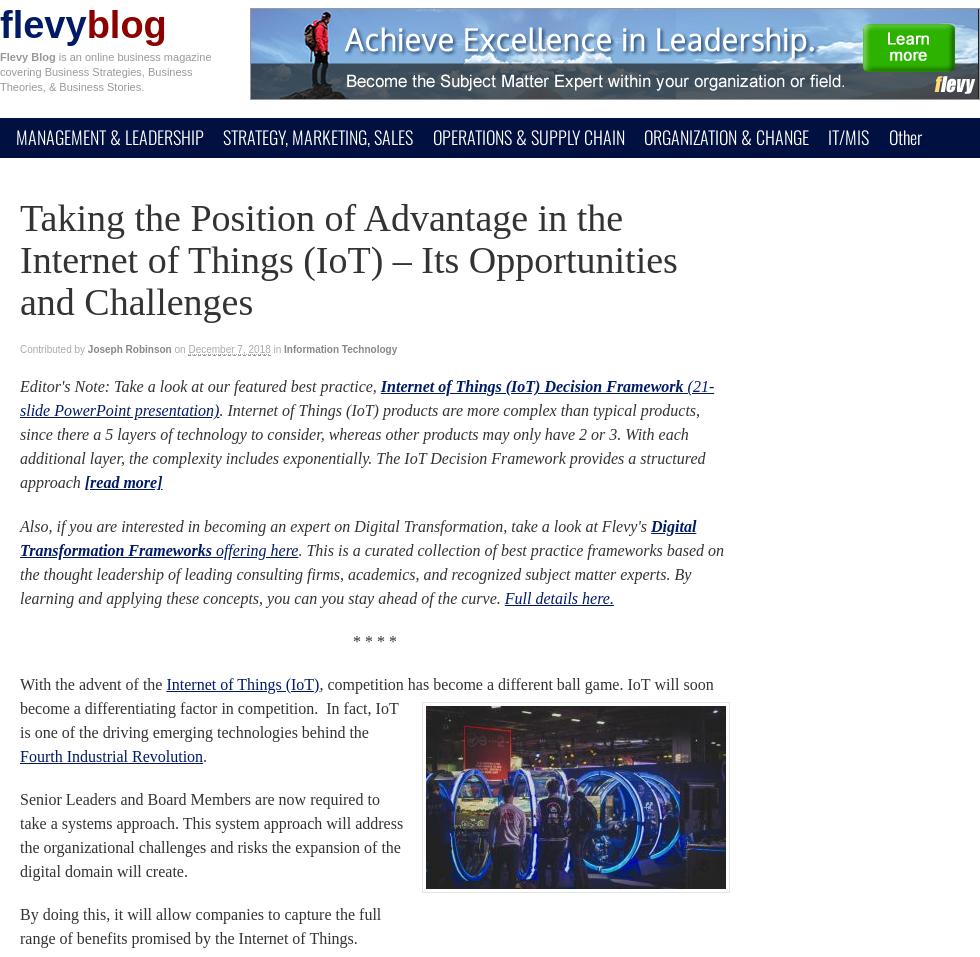  What do you see at coordinates (229, 349) in the screenshot?
I see `'December 7, 2018'` at bounding box center [229, 349].